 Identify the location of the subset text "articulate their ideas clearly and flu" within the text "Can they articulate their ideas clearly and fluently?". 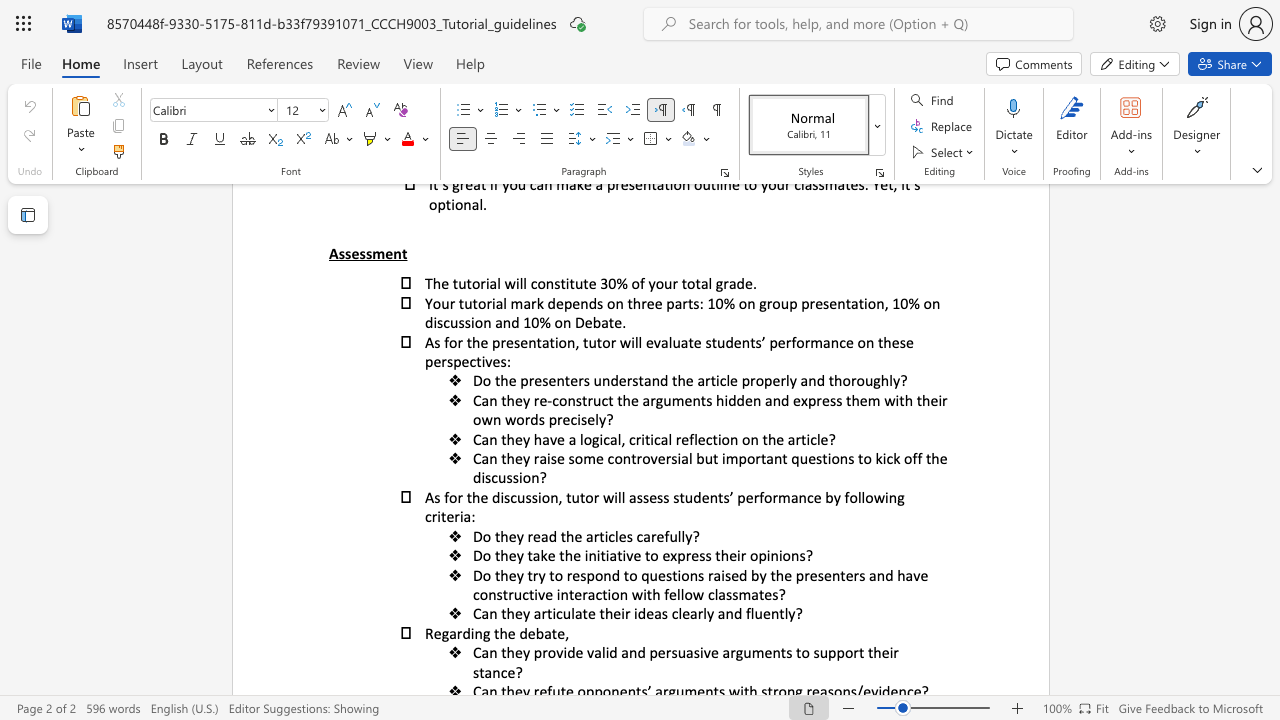
(533, 612).